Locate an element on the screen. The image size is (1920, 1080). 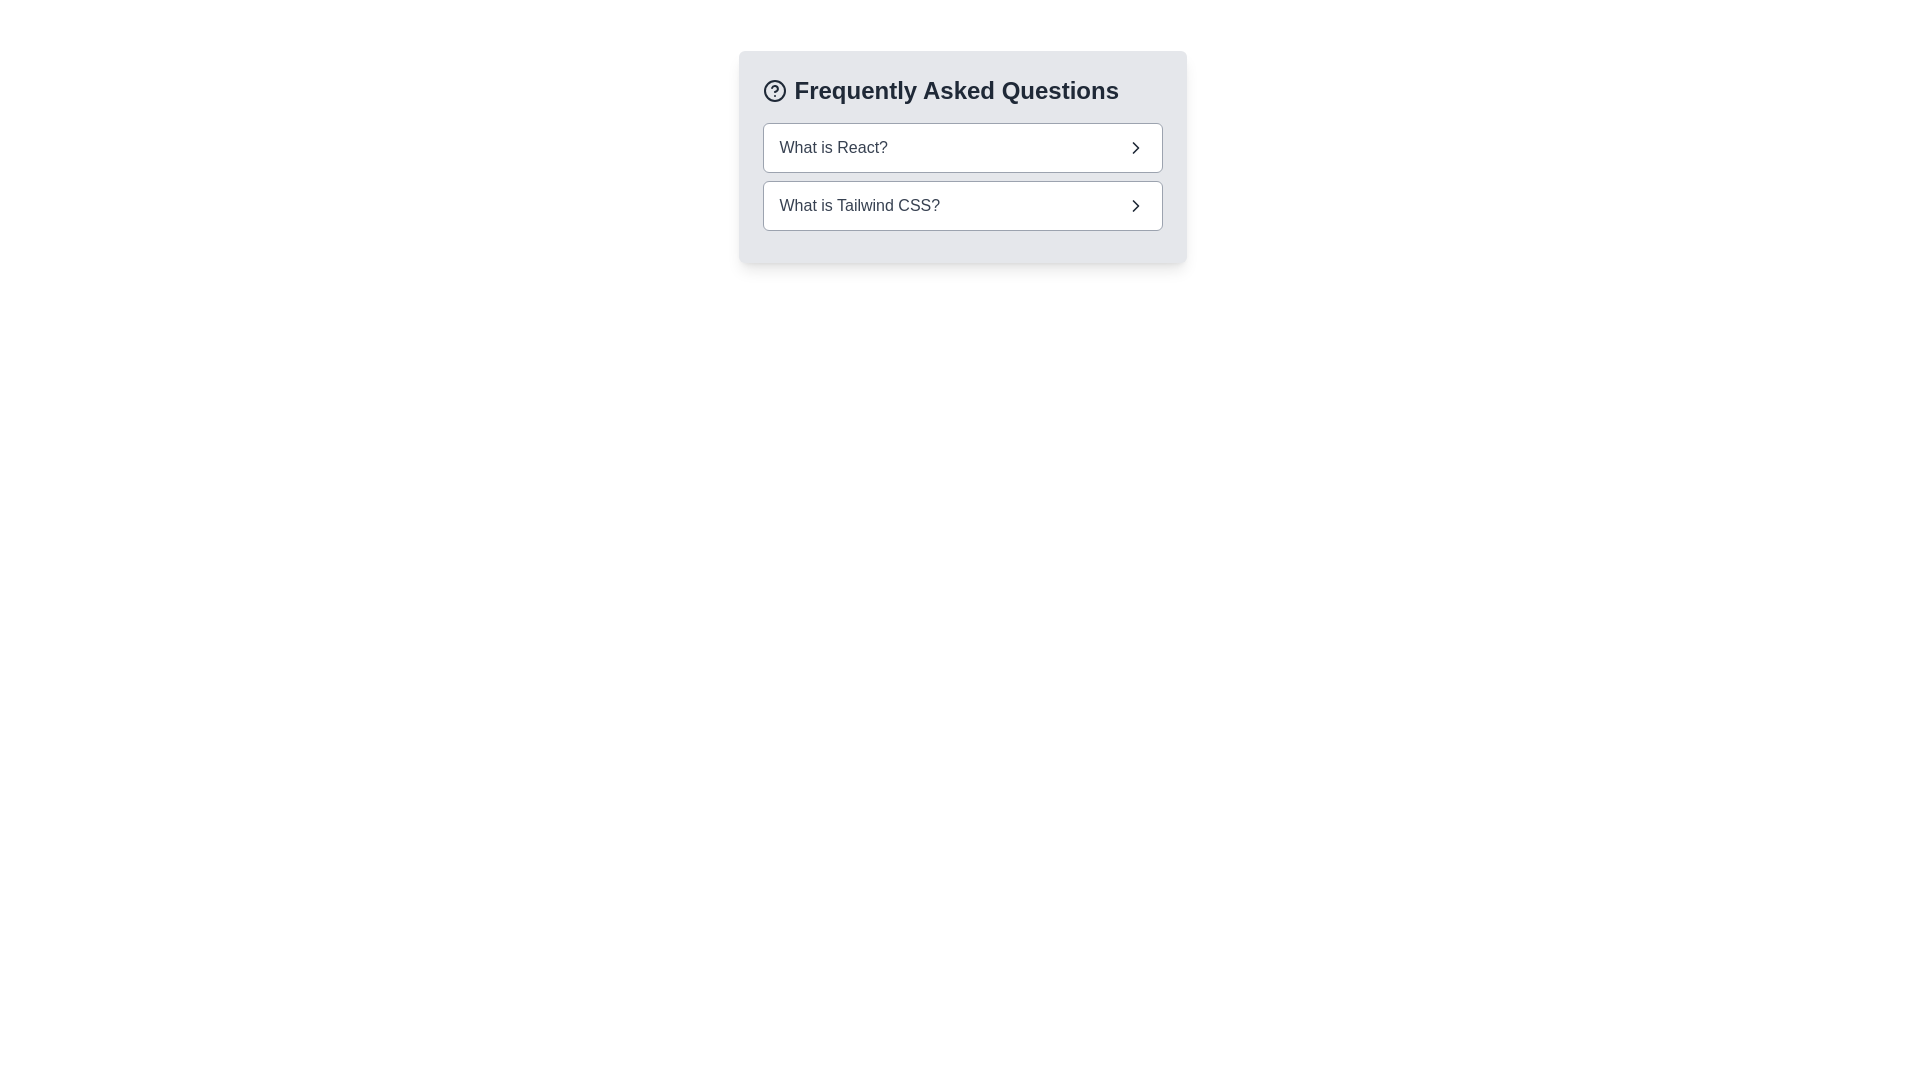
the small right-pointing chevron icon located on the right side of the lower question item 'What is Tailwind CSS?' in the FAQ list is located at coordinates (1135, 205).